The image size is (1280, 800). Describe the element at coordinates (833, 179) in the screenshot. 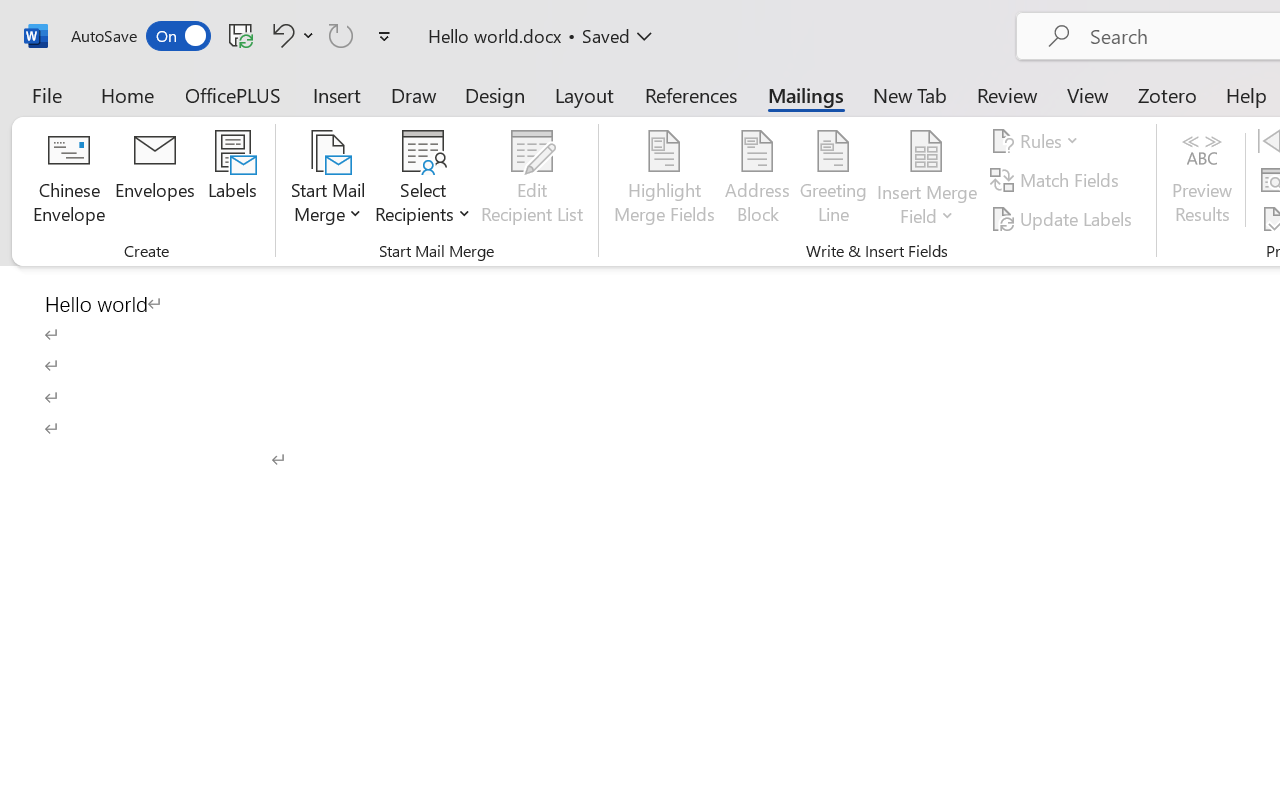

I see `'Greeting Line...'` at that location.